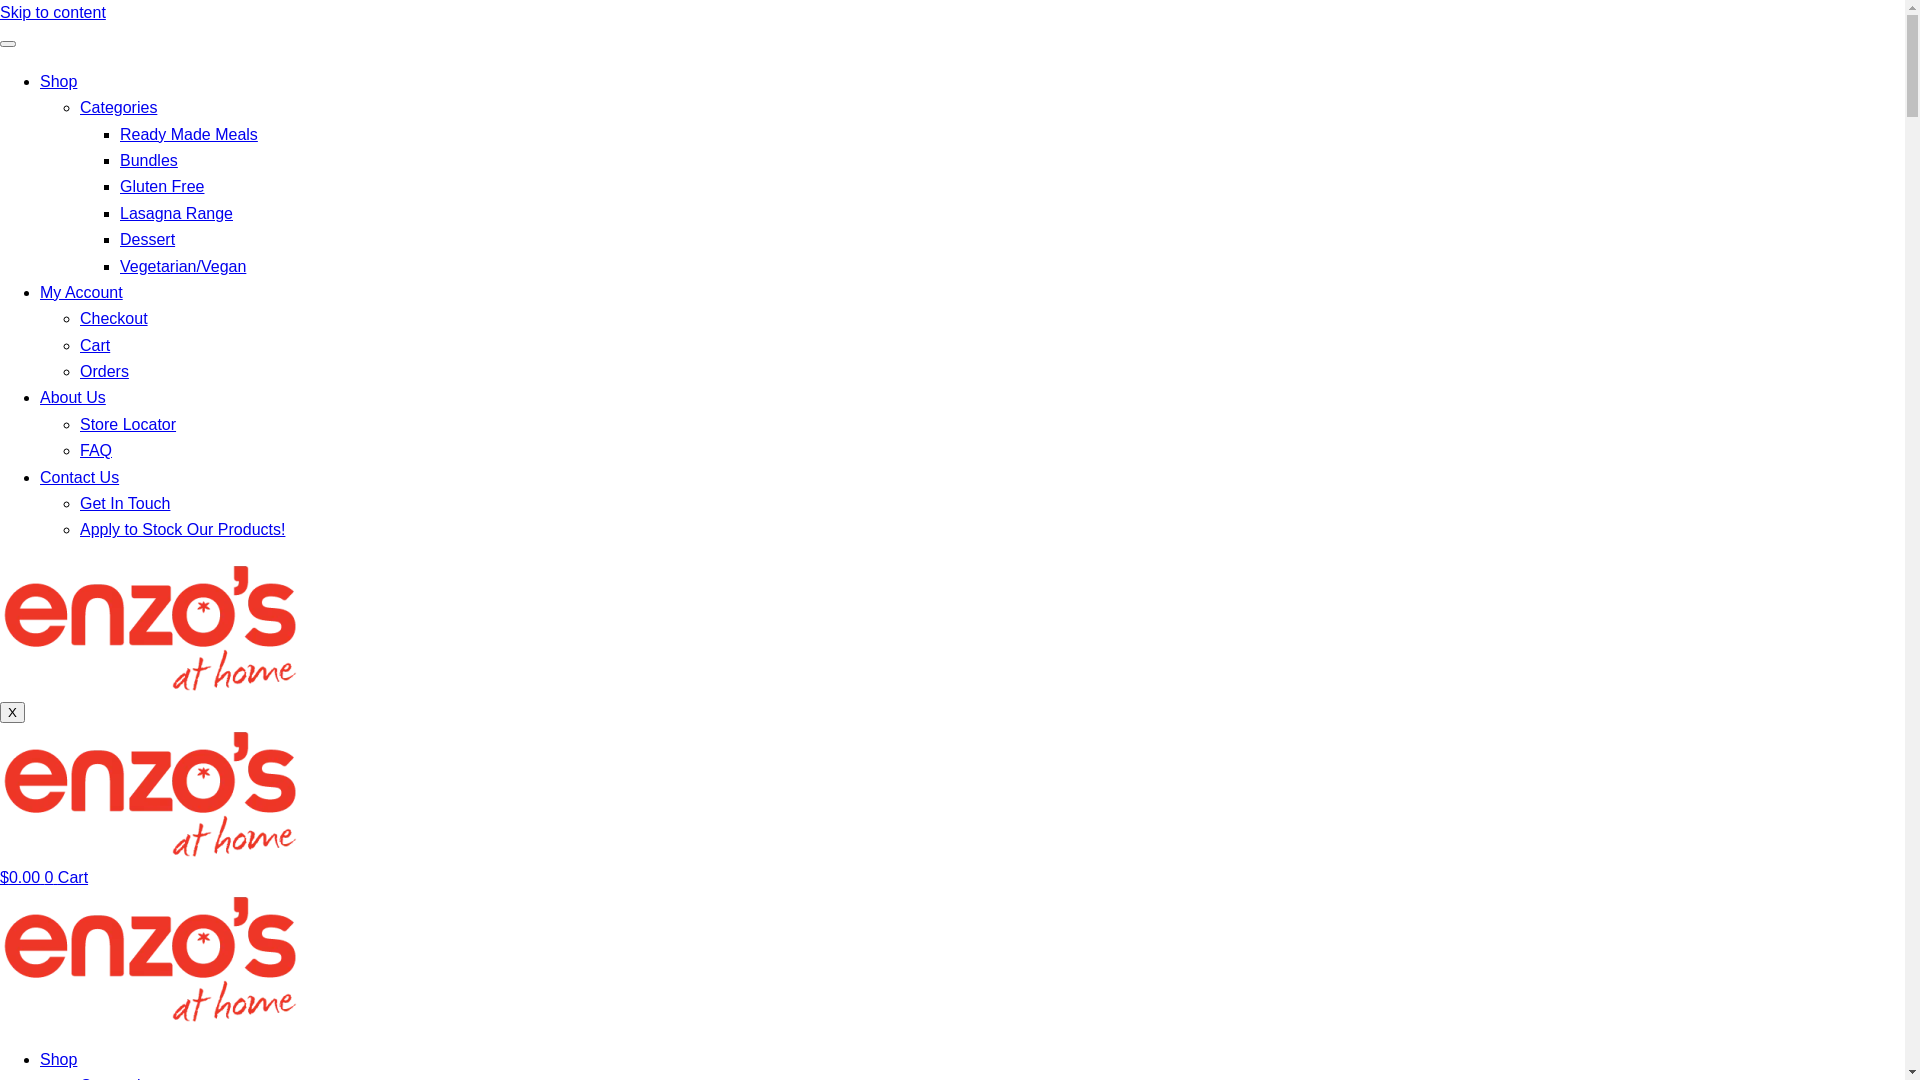 The image size is (1920, 1080). What do you see at coordinates (95, 450) in the screenshot?
I see `'FAQ'` at bounding box center [95, 450].